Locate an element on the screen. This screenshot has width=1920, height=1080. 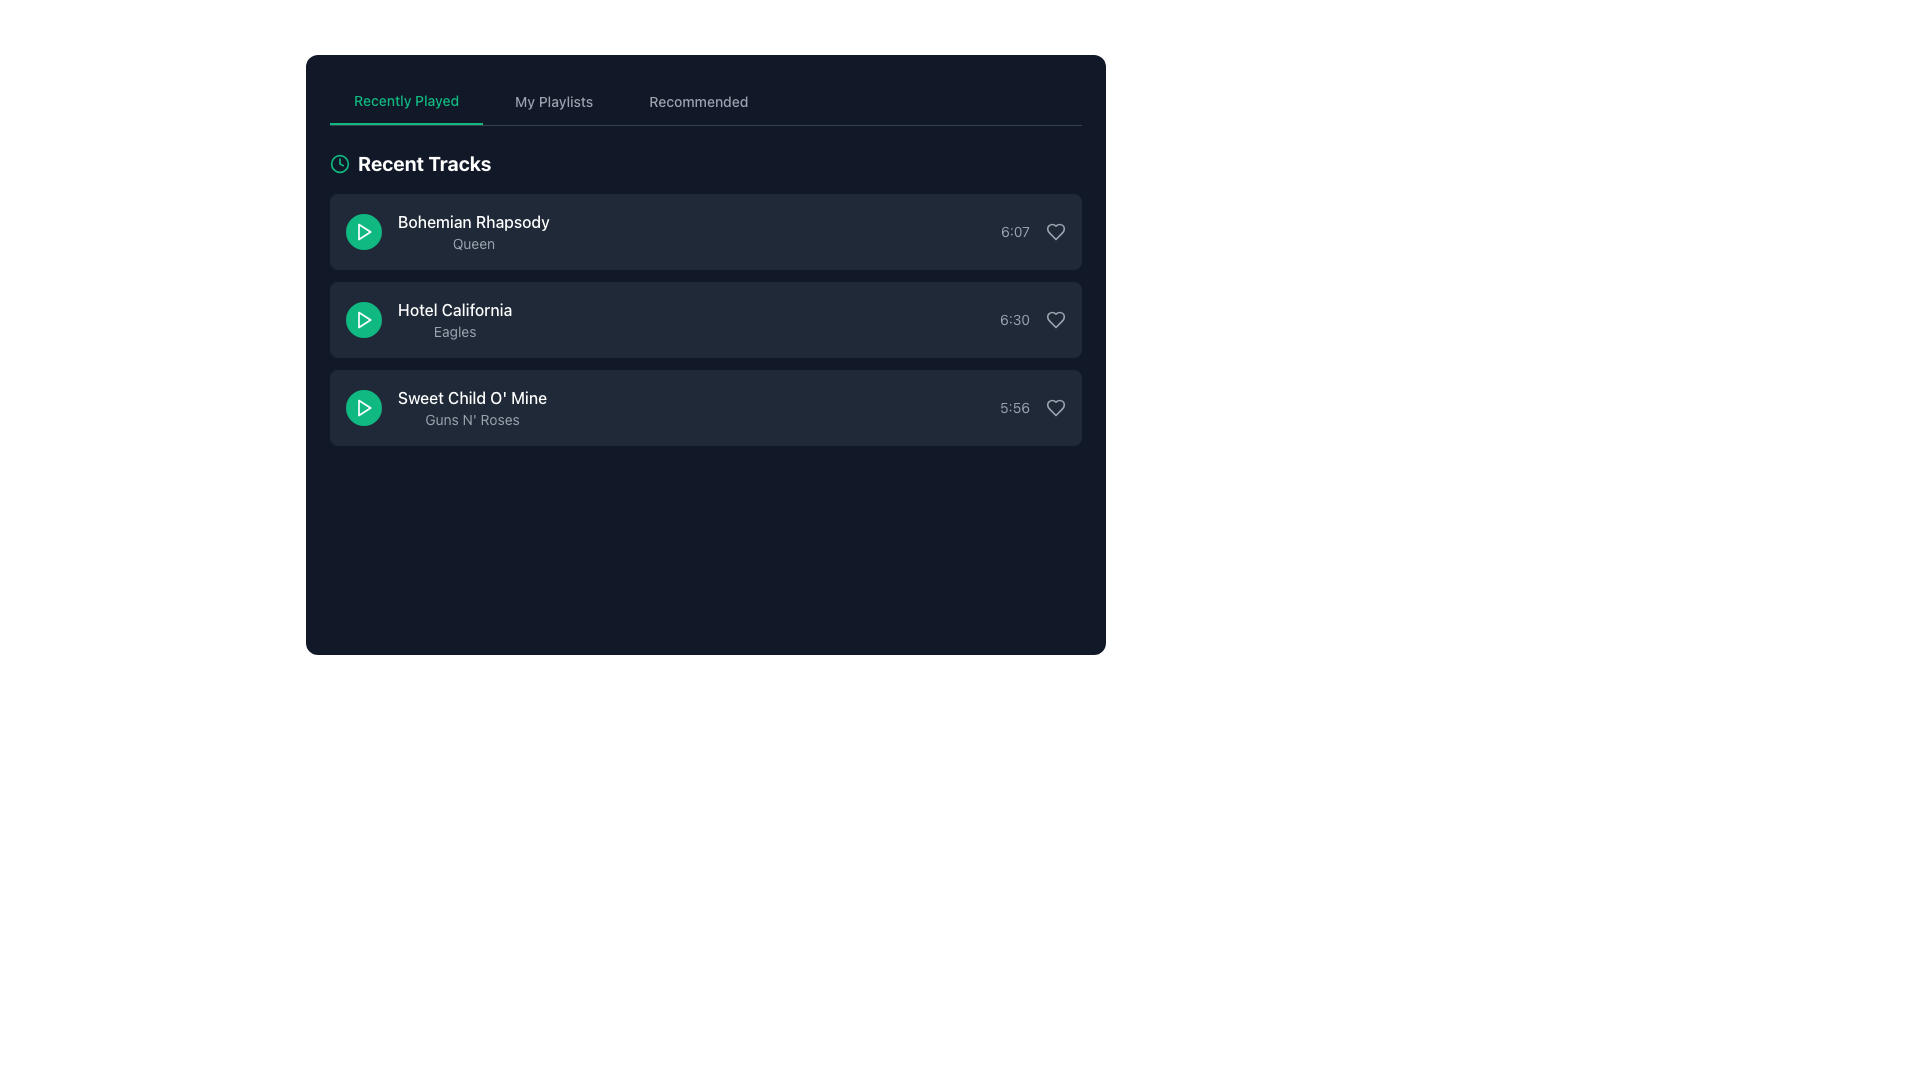
the first list item titled 'Bohemian Rhapsody' under the 'Recently Played' tab is located at coordinates (705, 230).